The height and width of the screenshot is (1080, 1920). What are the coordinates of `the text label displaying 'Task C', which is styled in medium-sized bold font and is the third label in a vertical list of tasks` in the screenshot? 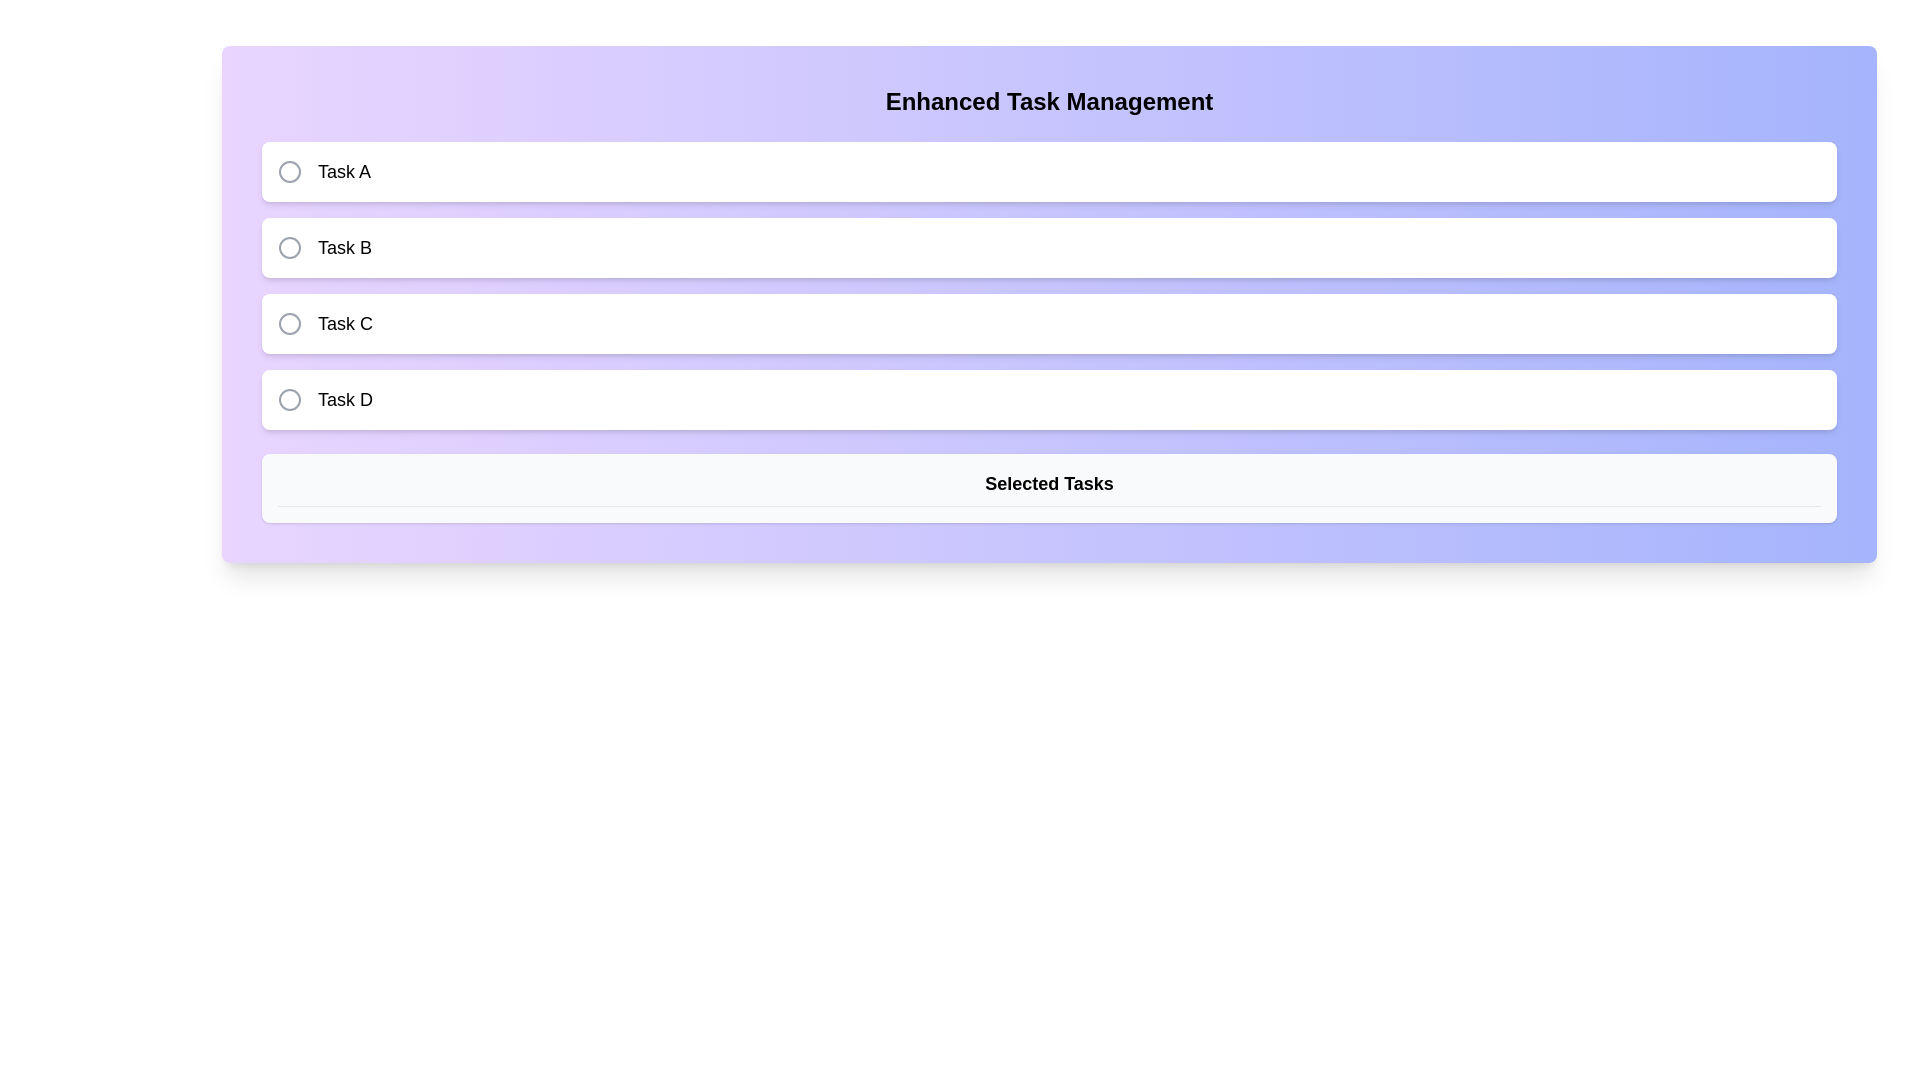 It's located at (345, 323).